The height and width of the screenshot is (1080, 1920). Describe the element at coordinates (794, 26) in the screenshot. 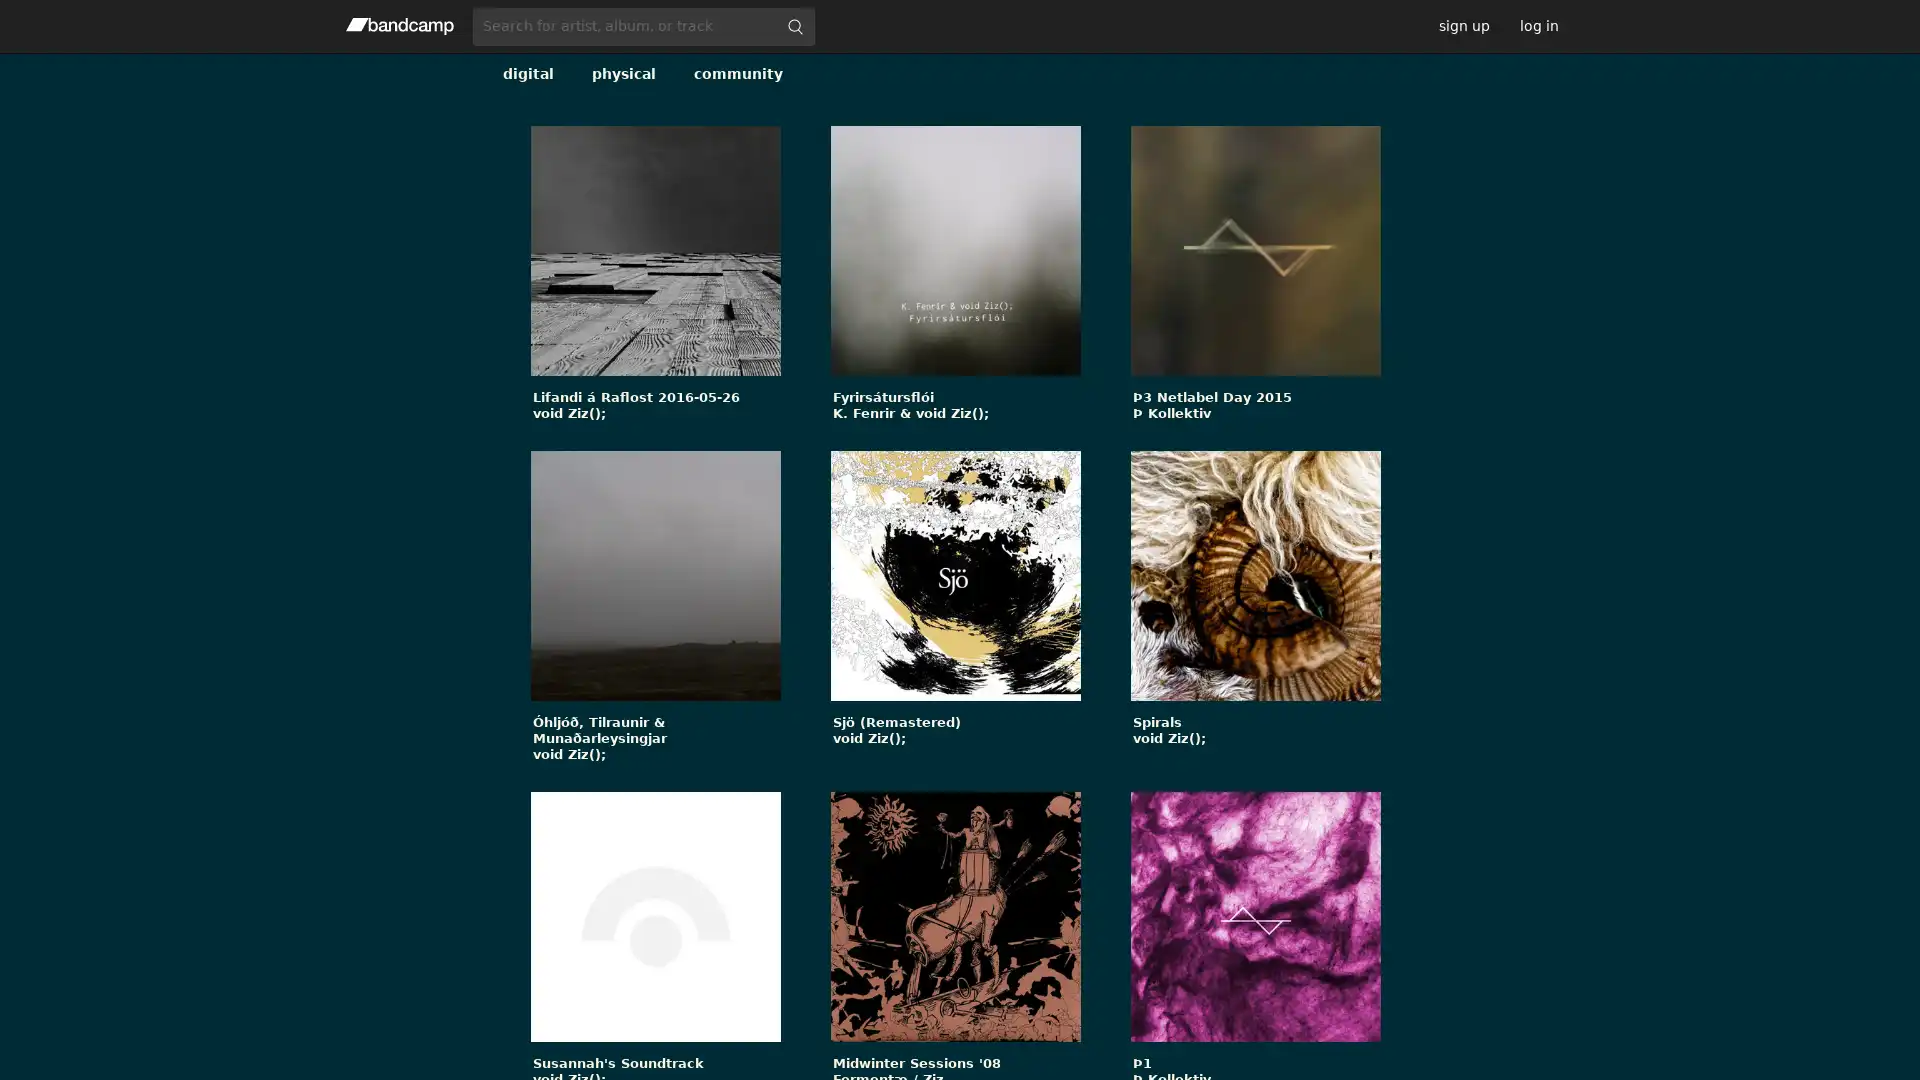

I see `submit for full search page` at that location.